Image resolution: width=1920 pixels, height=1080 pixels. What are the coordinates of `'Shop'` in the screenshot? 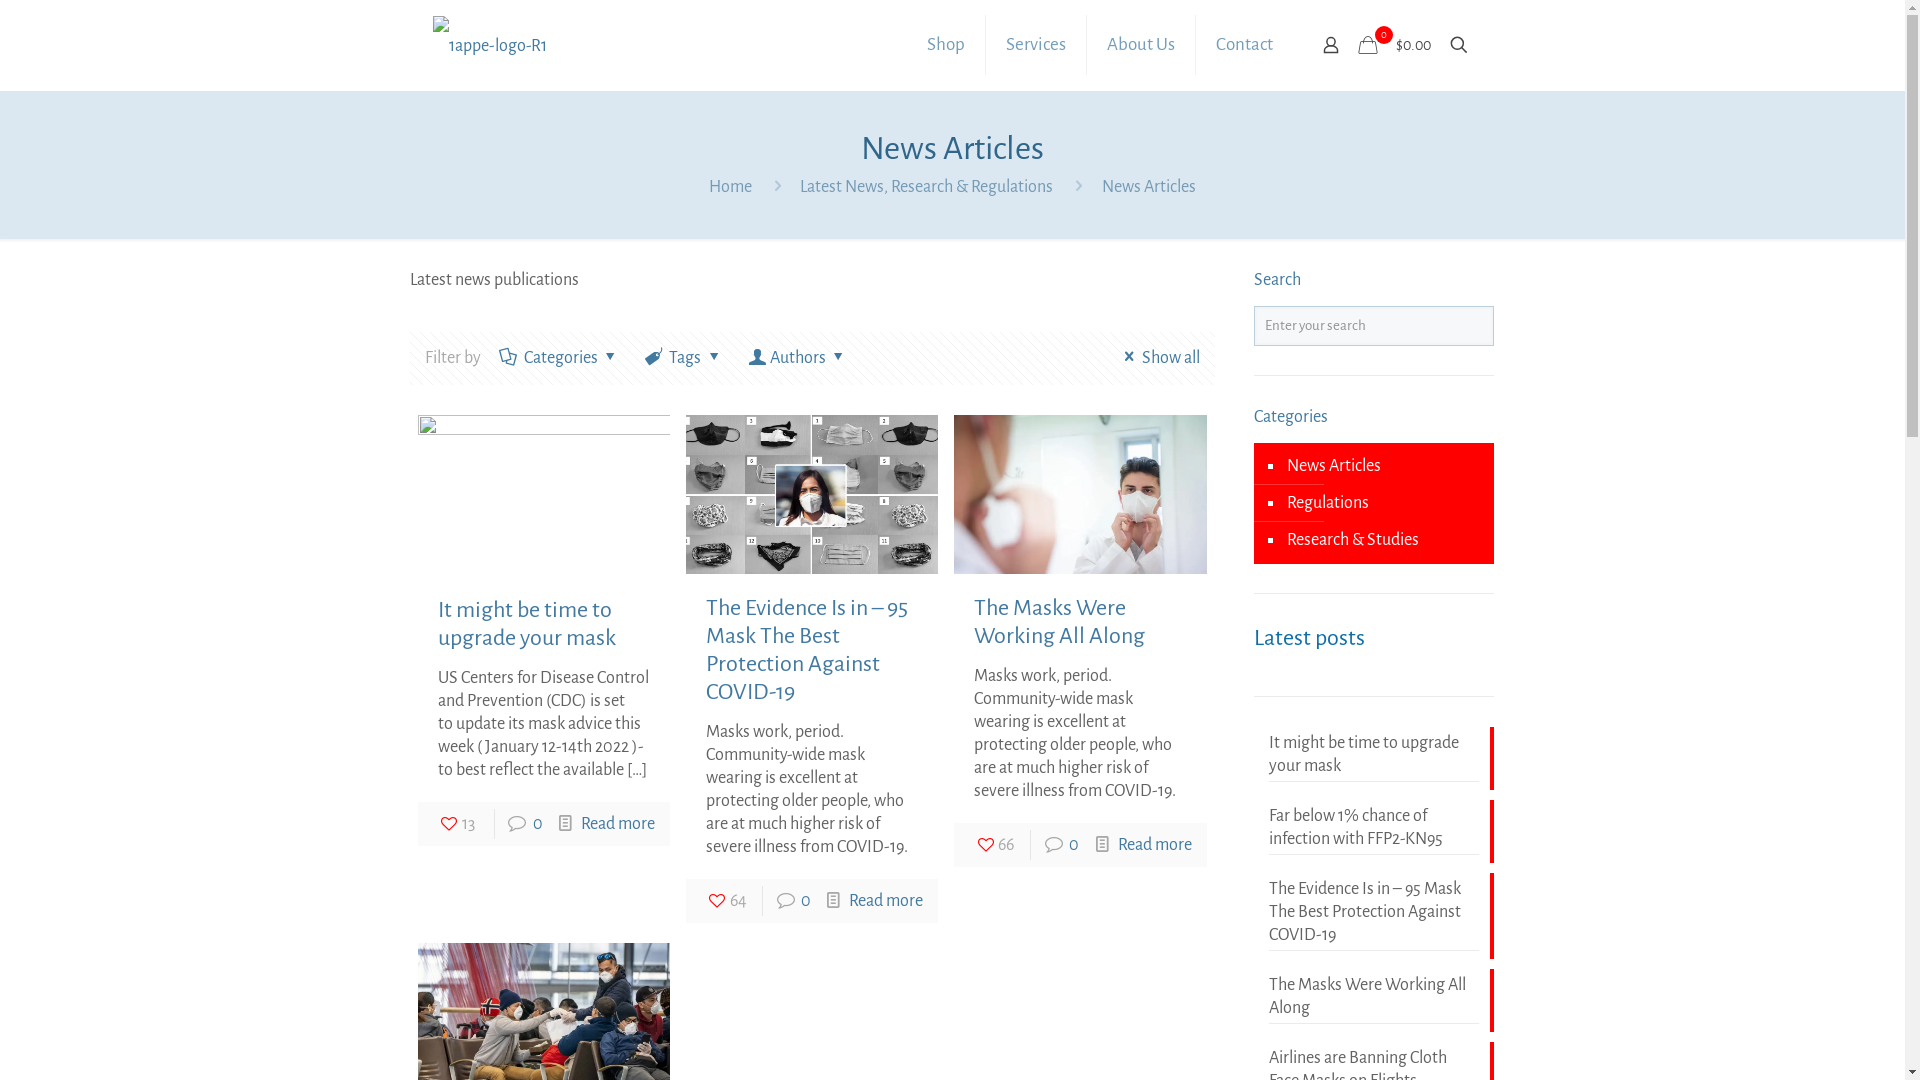 It's located at (945, 45).